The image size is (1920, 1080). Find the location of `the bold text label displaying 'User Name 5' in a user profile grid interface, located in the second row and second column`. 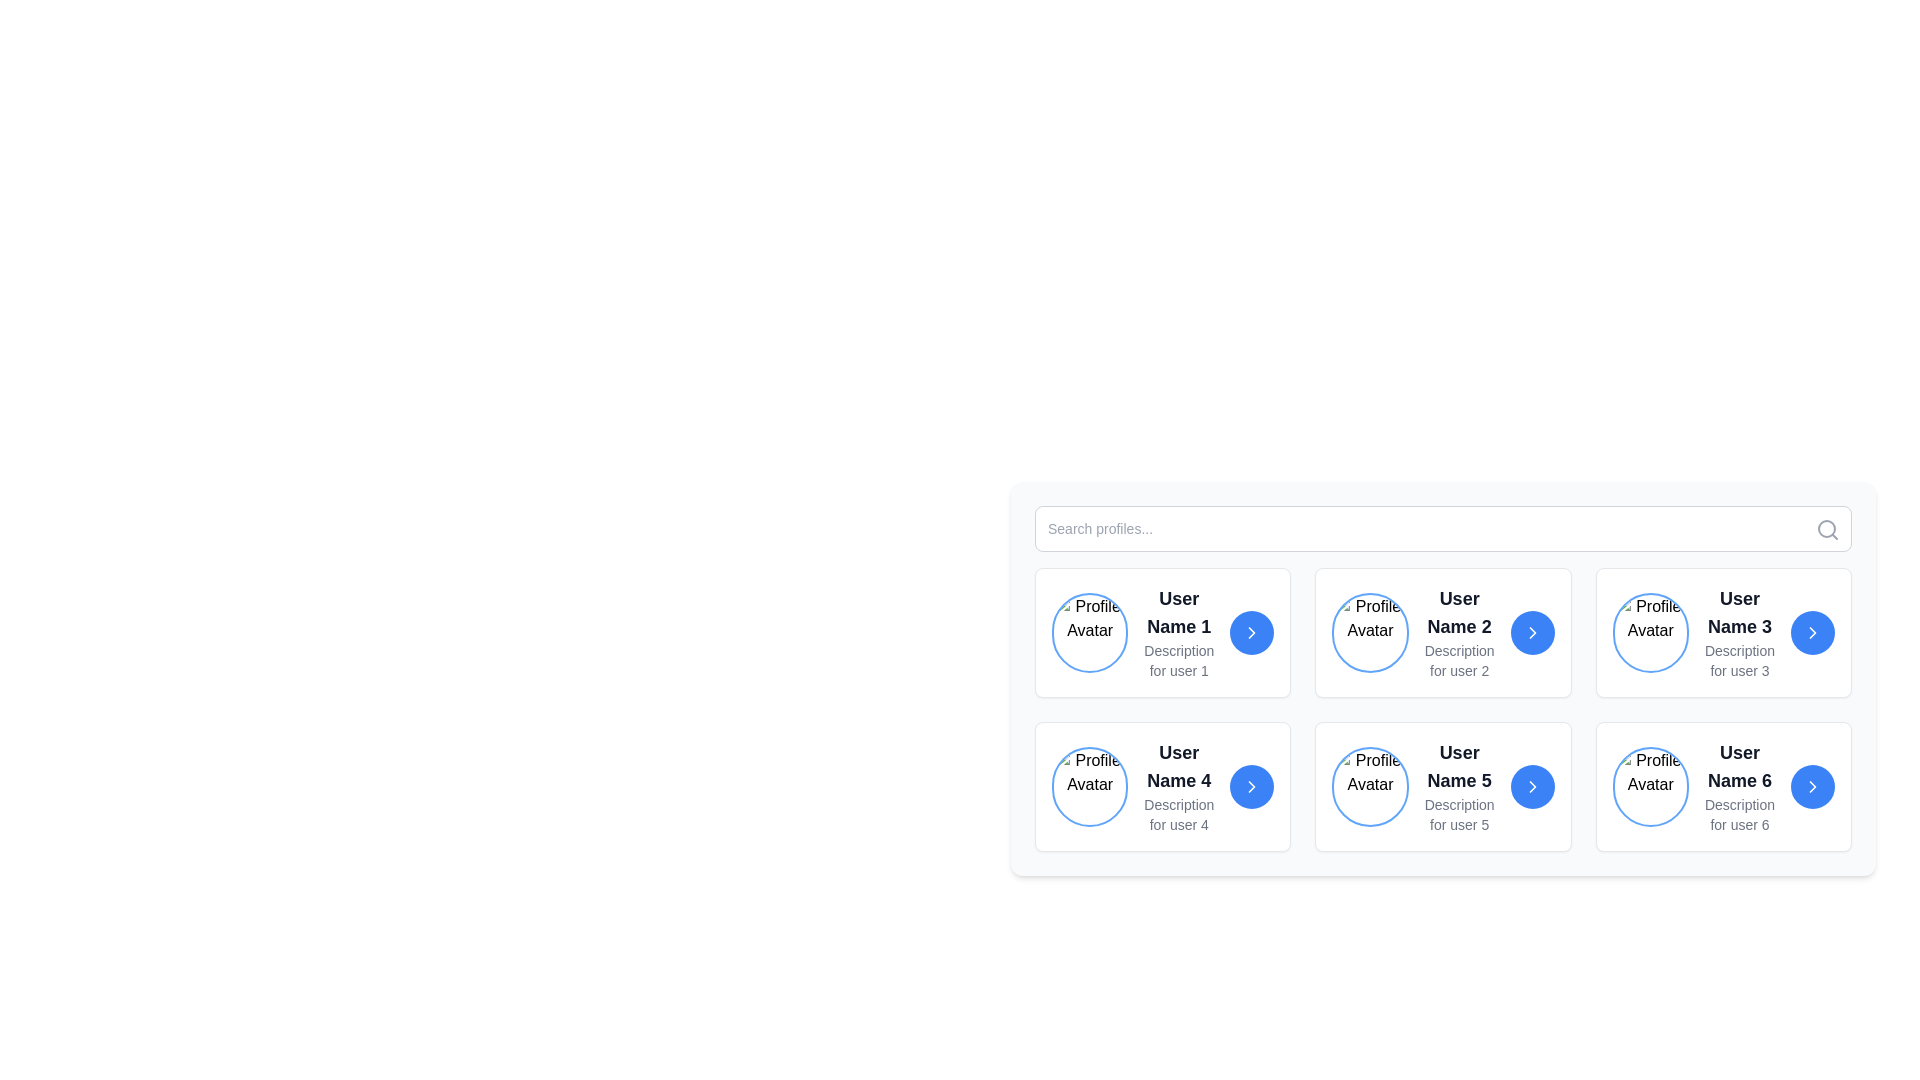

the bold text label displaying 'User Name 5' in a user profile grid interface, located in the second row and second column is located at coordinates (1459, 766).